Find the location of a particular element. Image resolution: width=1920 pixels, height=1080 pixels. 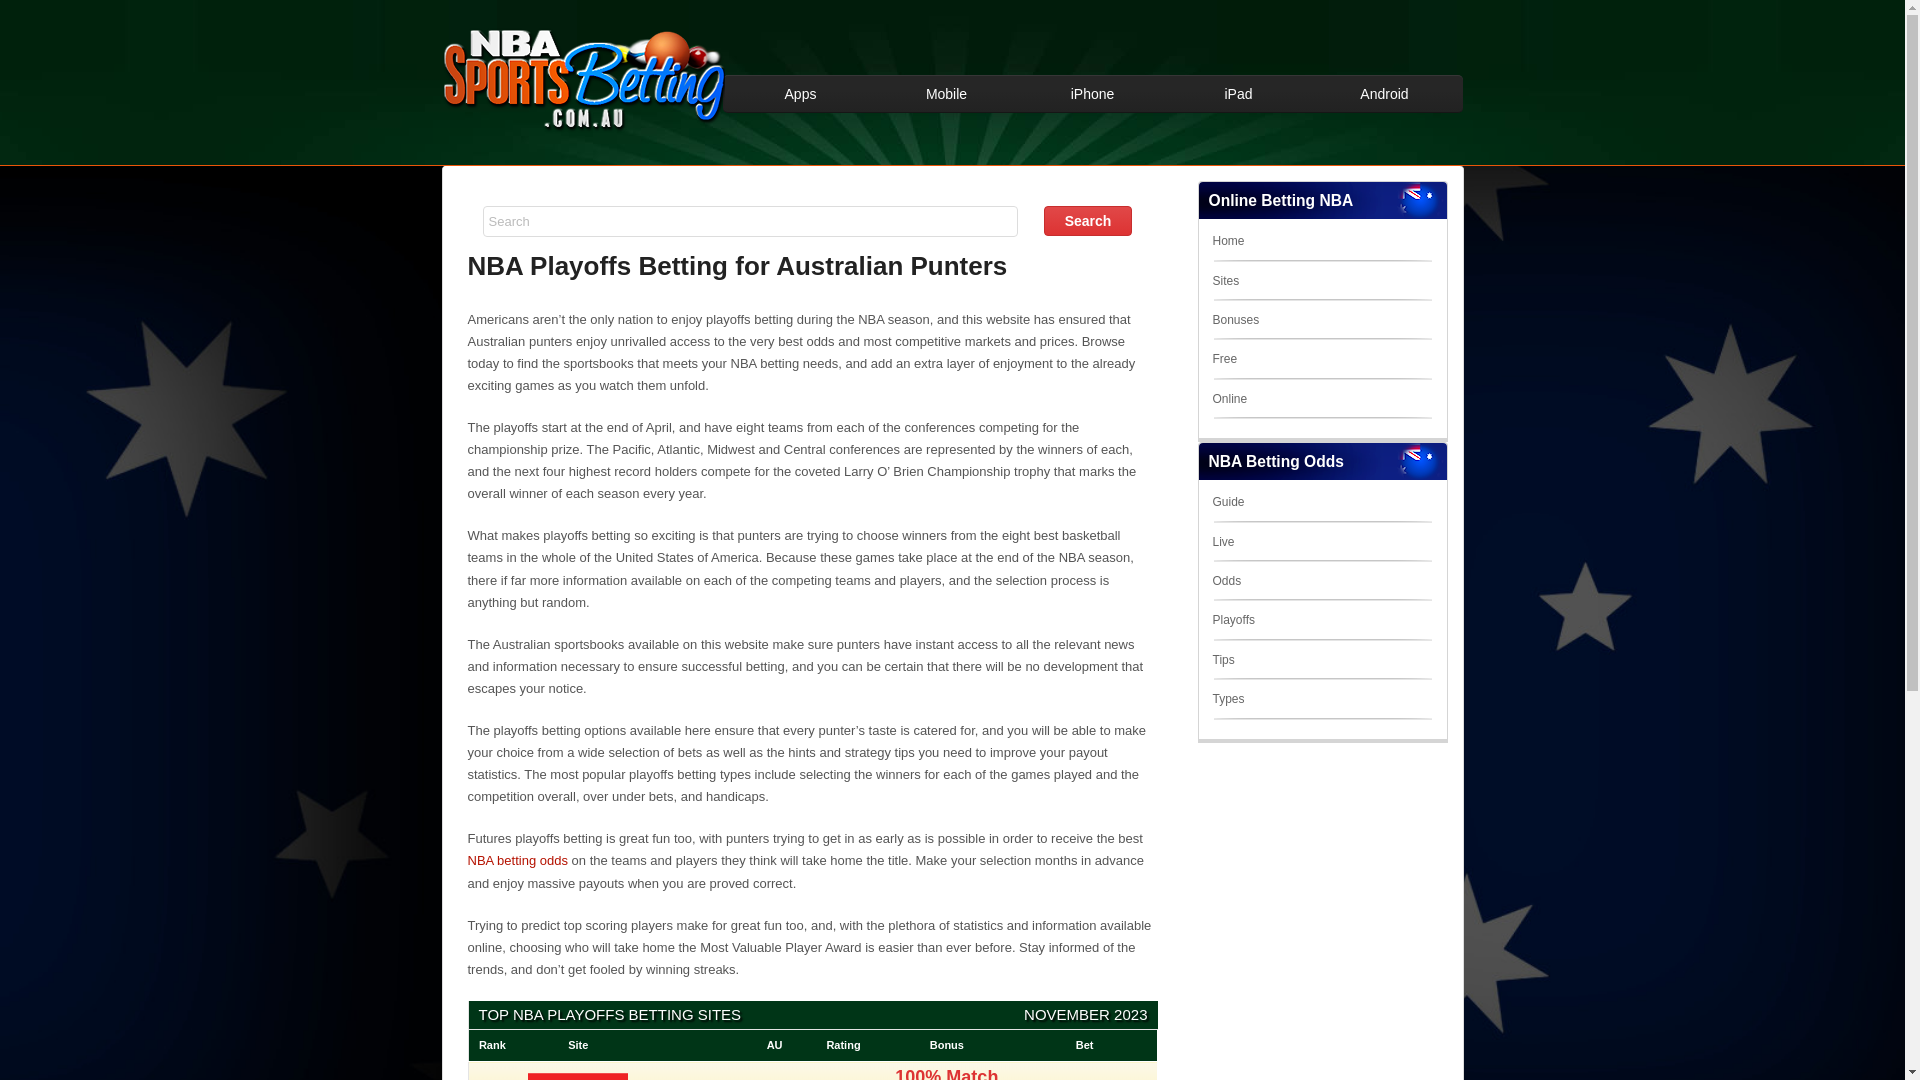

'iPad' is located at coordinates (1237, 93).